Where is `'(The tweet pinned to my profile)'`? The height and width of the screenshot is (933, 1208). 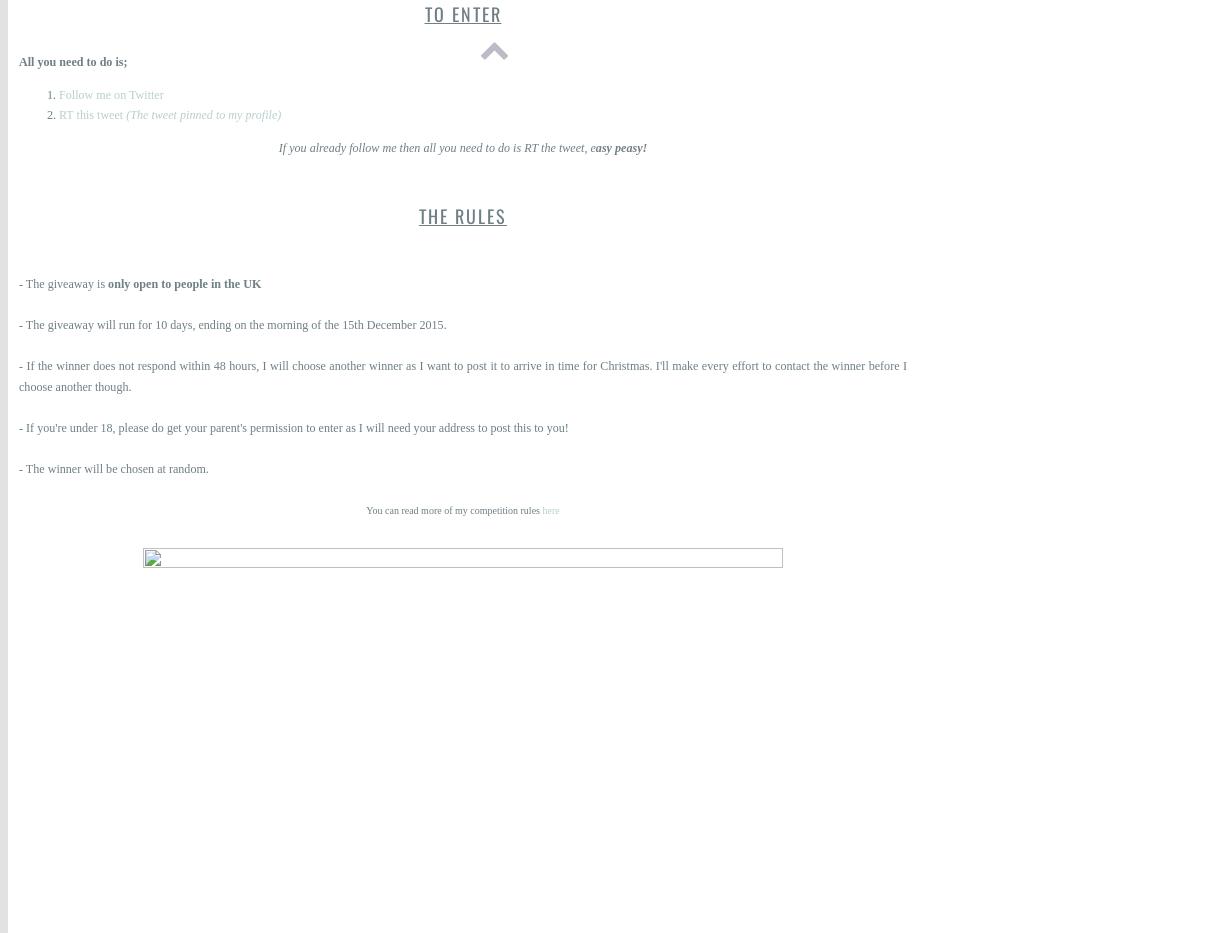
'(The tweet pinned to my profile)' is located at coordinates (124, 114).